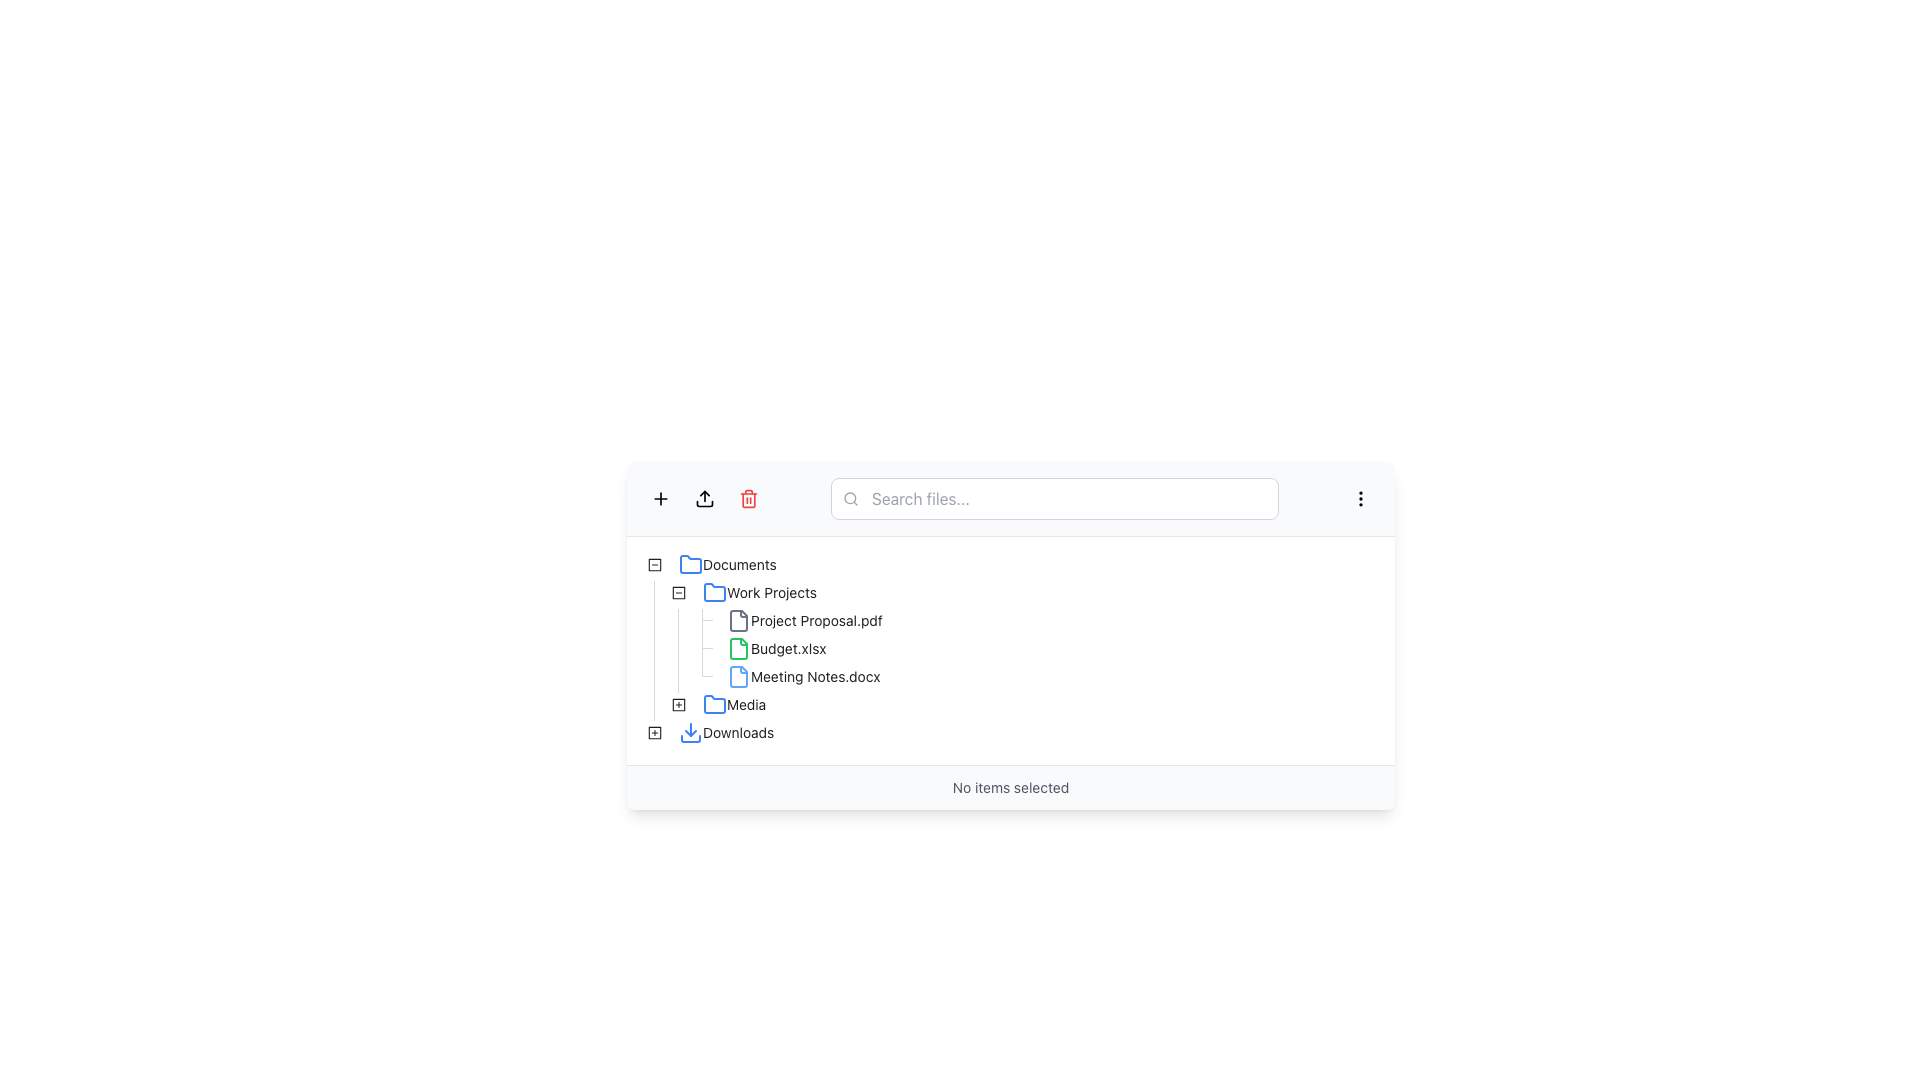 This screenshot has height=1080, width=1920. I want to click on the vertical indentation bar located to the left margin of the 'Media' tree node, which serves as an indentation marker for the associated node, so click(654, 704).